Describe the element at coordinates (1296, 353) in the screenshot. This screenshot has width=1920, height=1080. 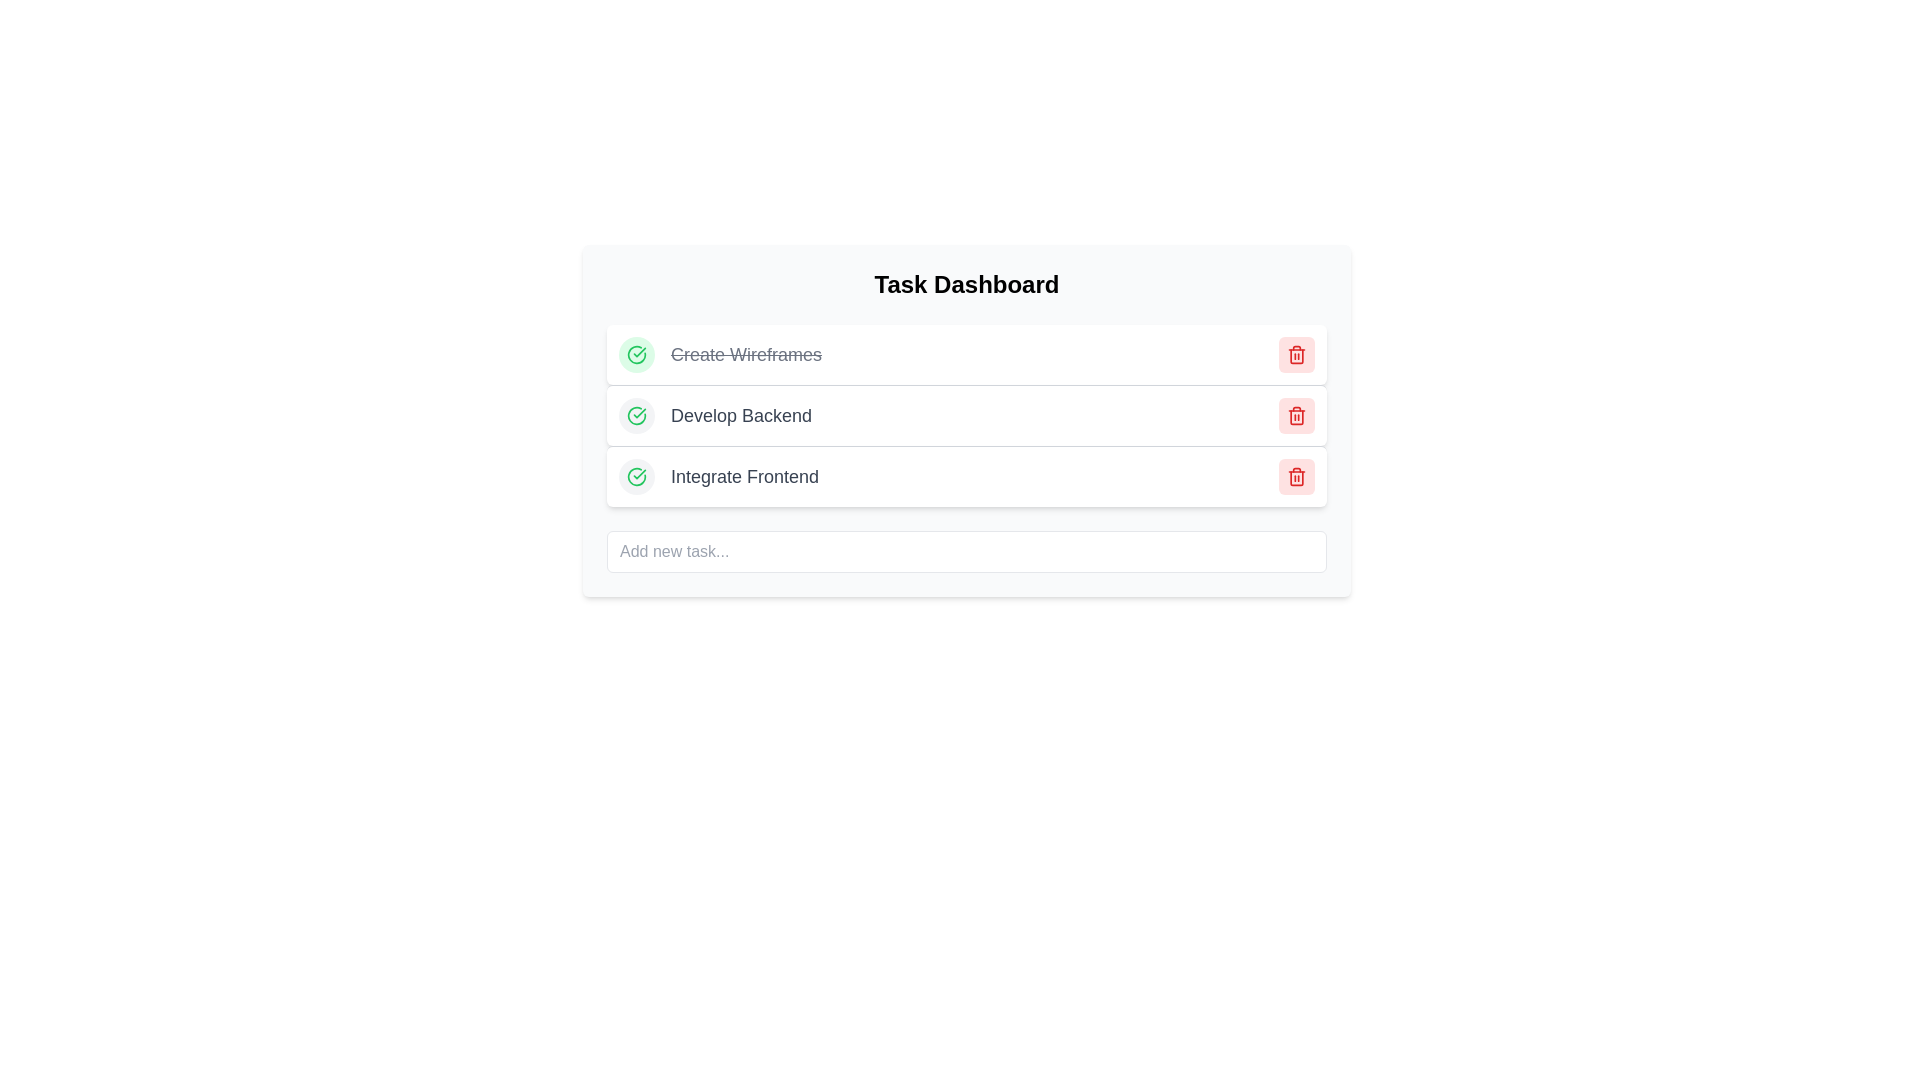
I see `the trash bin icon button with a red color and rounded rectangular background, located on the right side of the second task in the task dashboard` at that location.